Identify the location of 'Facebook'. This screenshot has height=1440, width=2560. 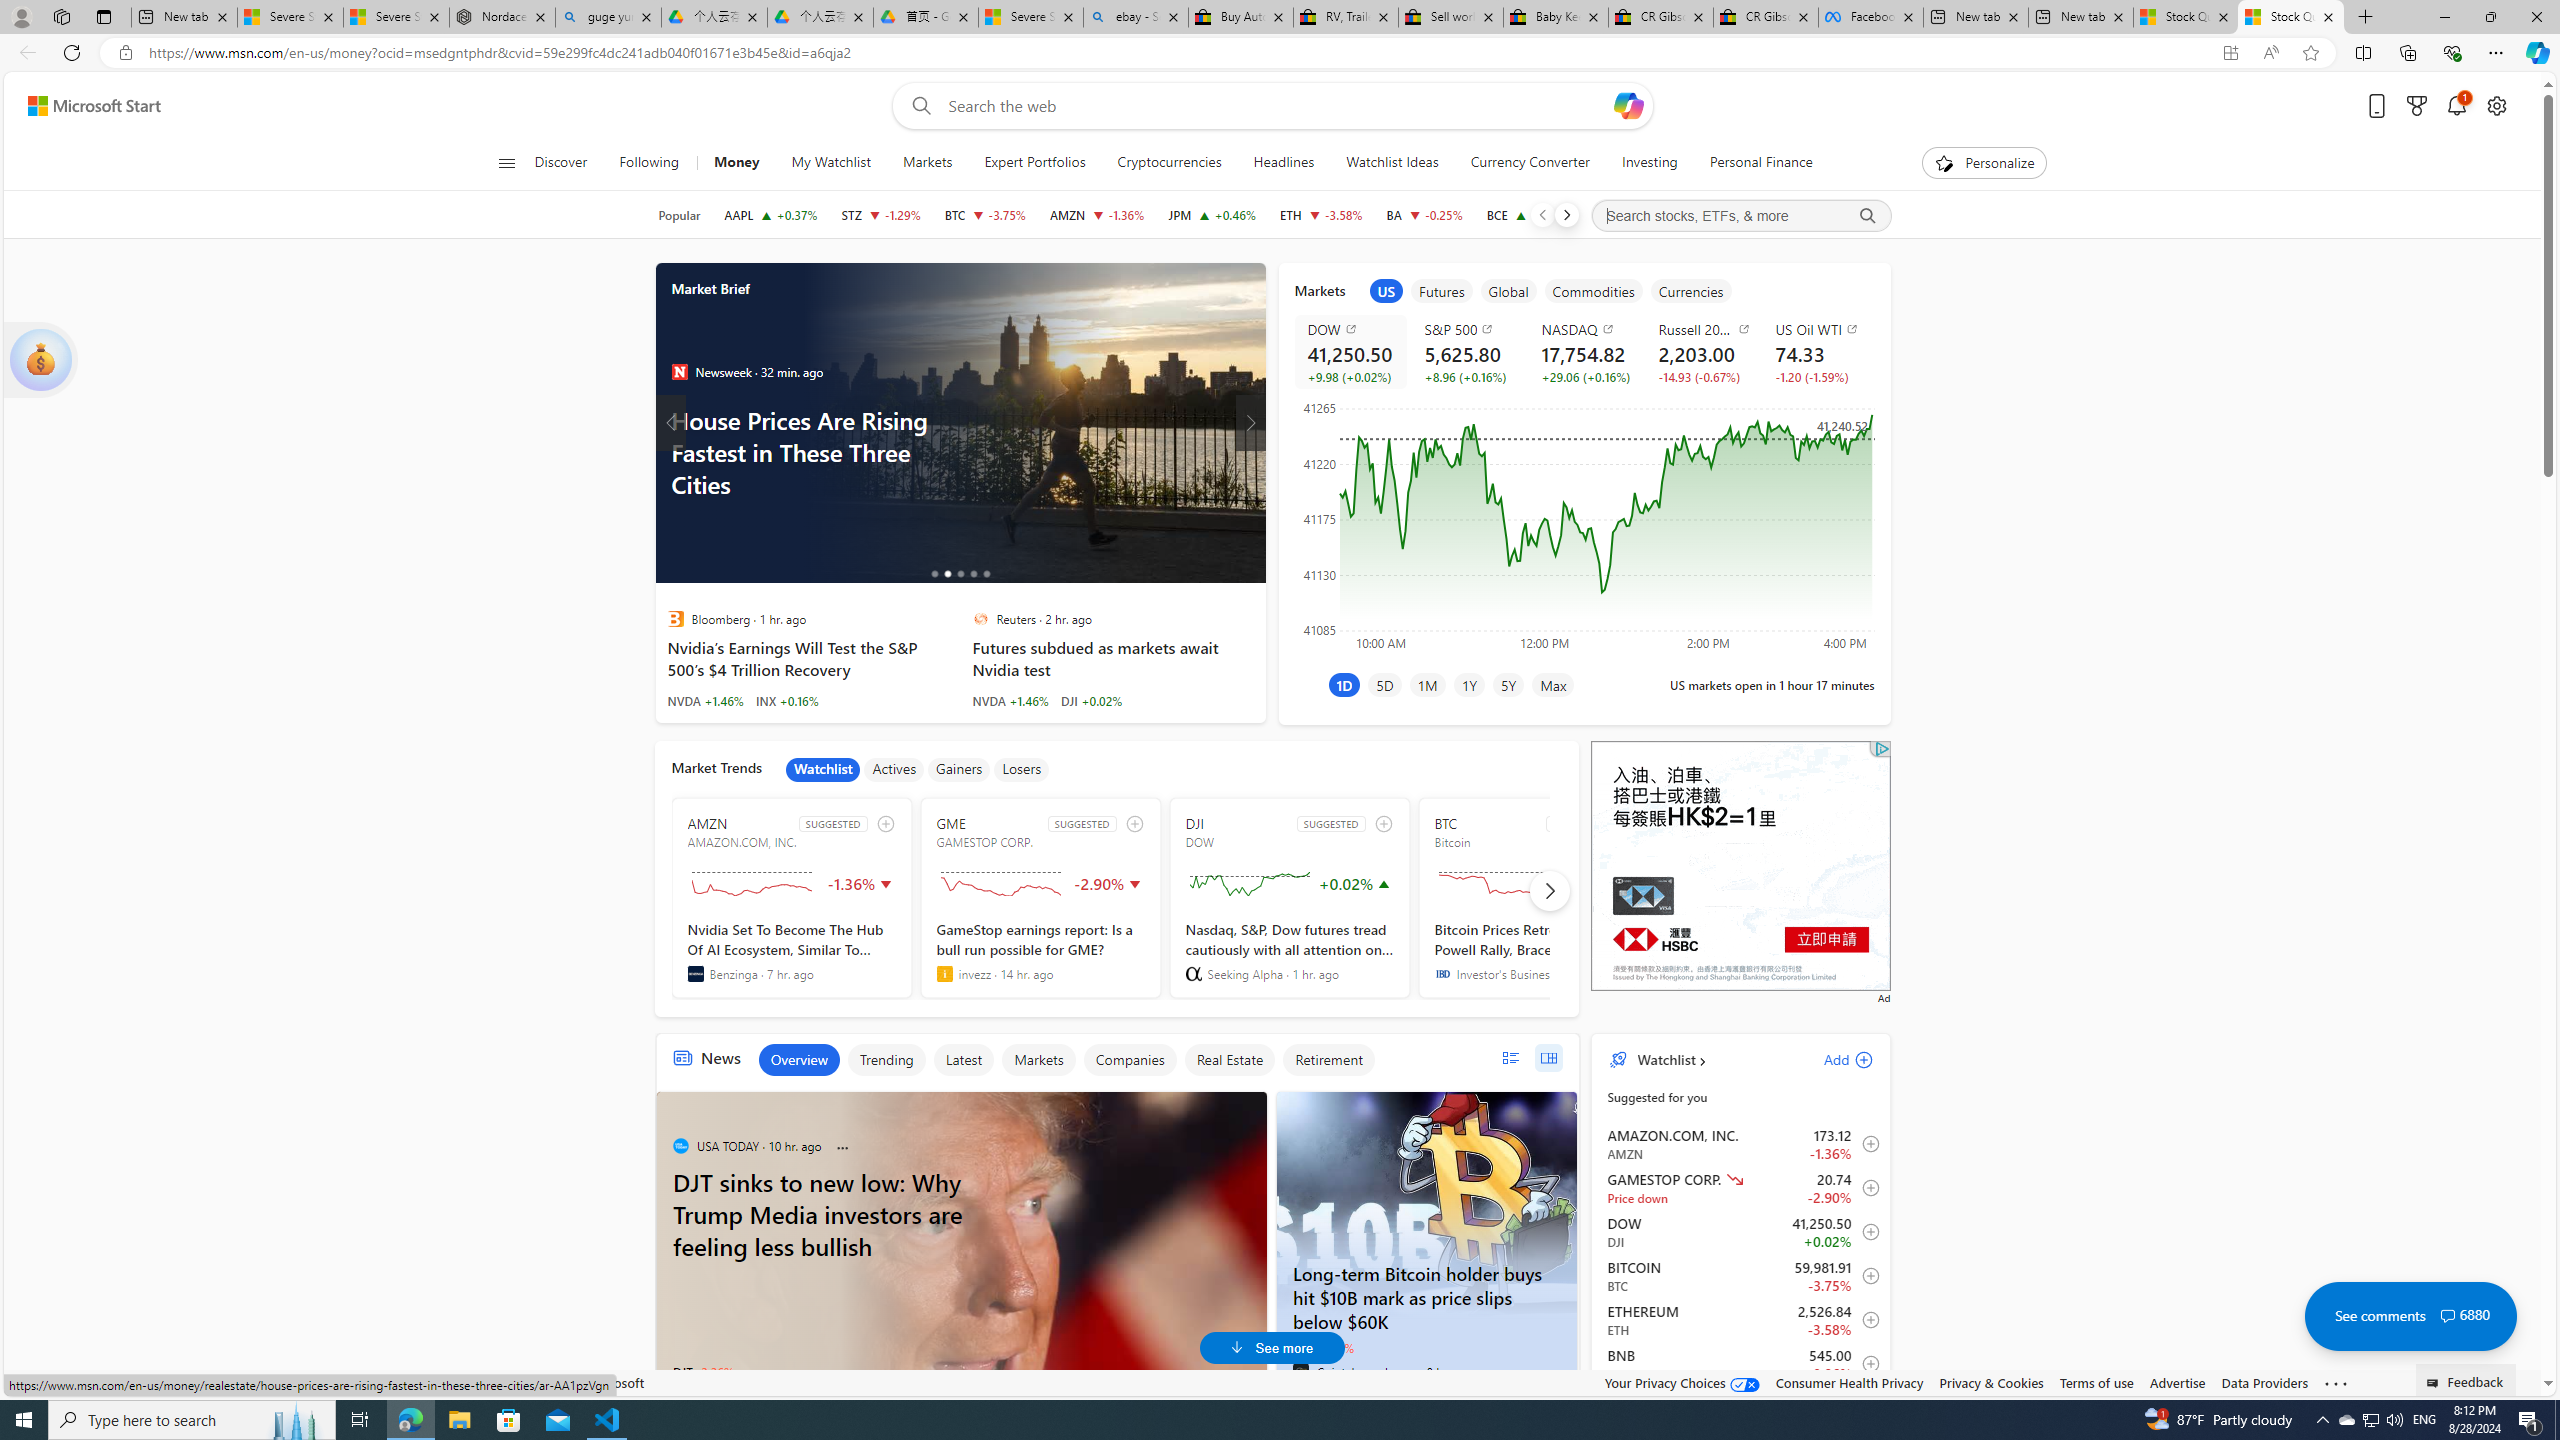
(1871, 16).